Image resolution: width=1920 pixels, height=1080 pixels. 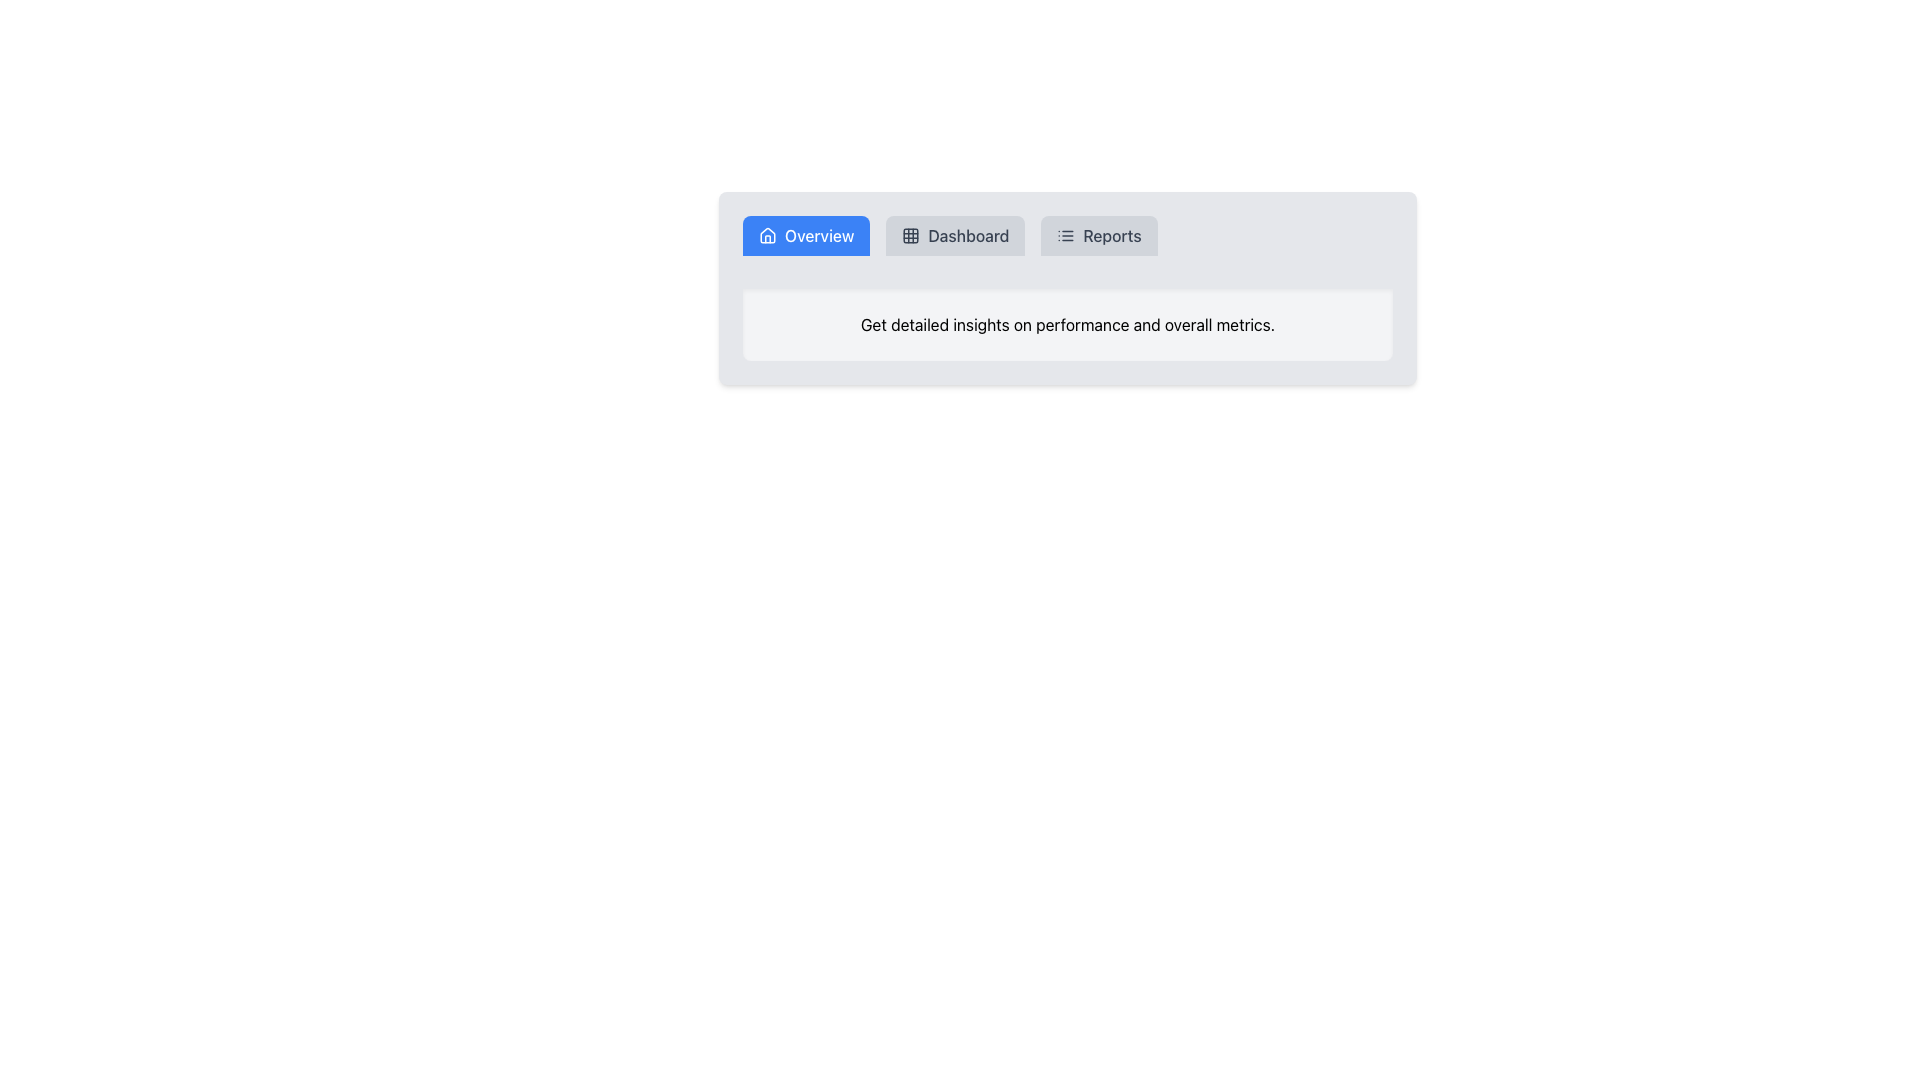 I want to click on the 'Overview' button, the first button in a horizontal list of three buttons located in the upper part of the page, so click(x=806, y=234).